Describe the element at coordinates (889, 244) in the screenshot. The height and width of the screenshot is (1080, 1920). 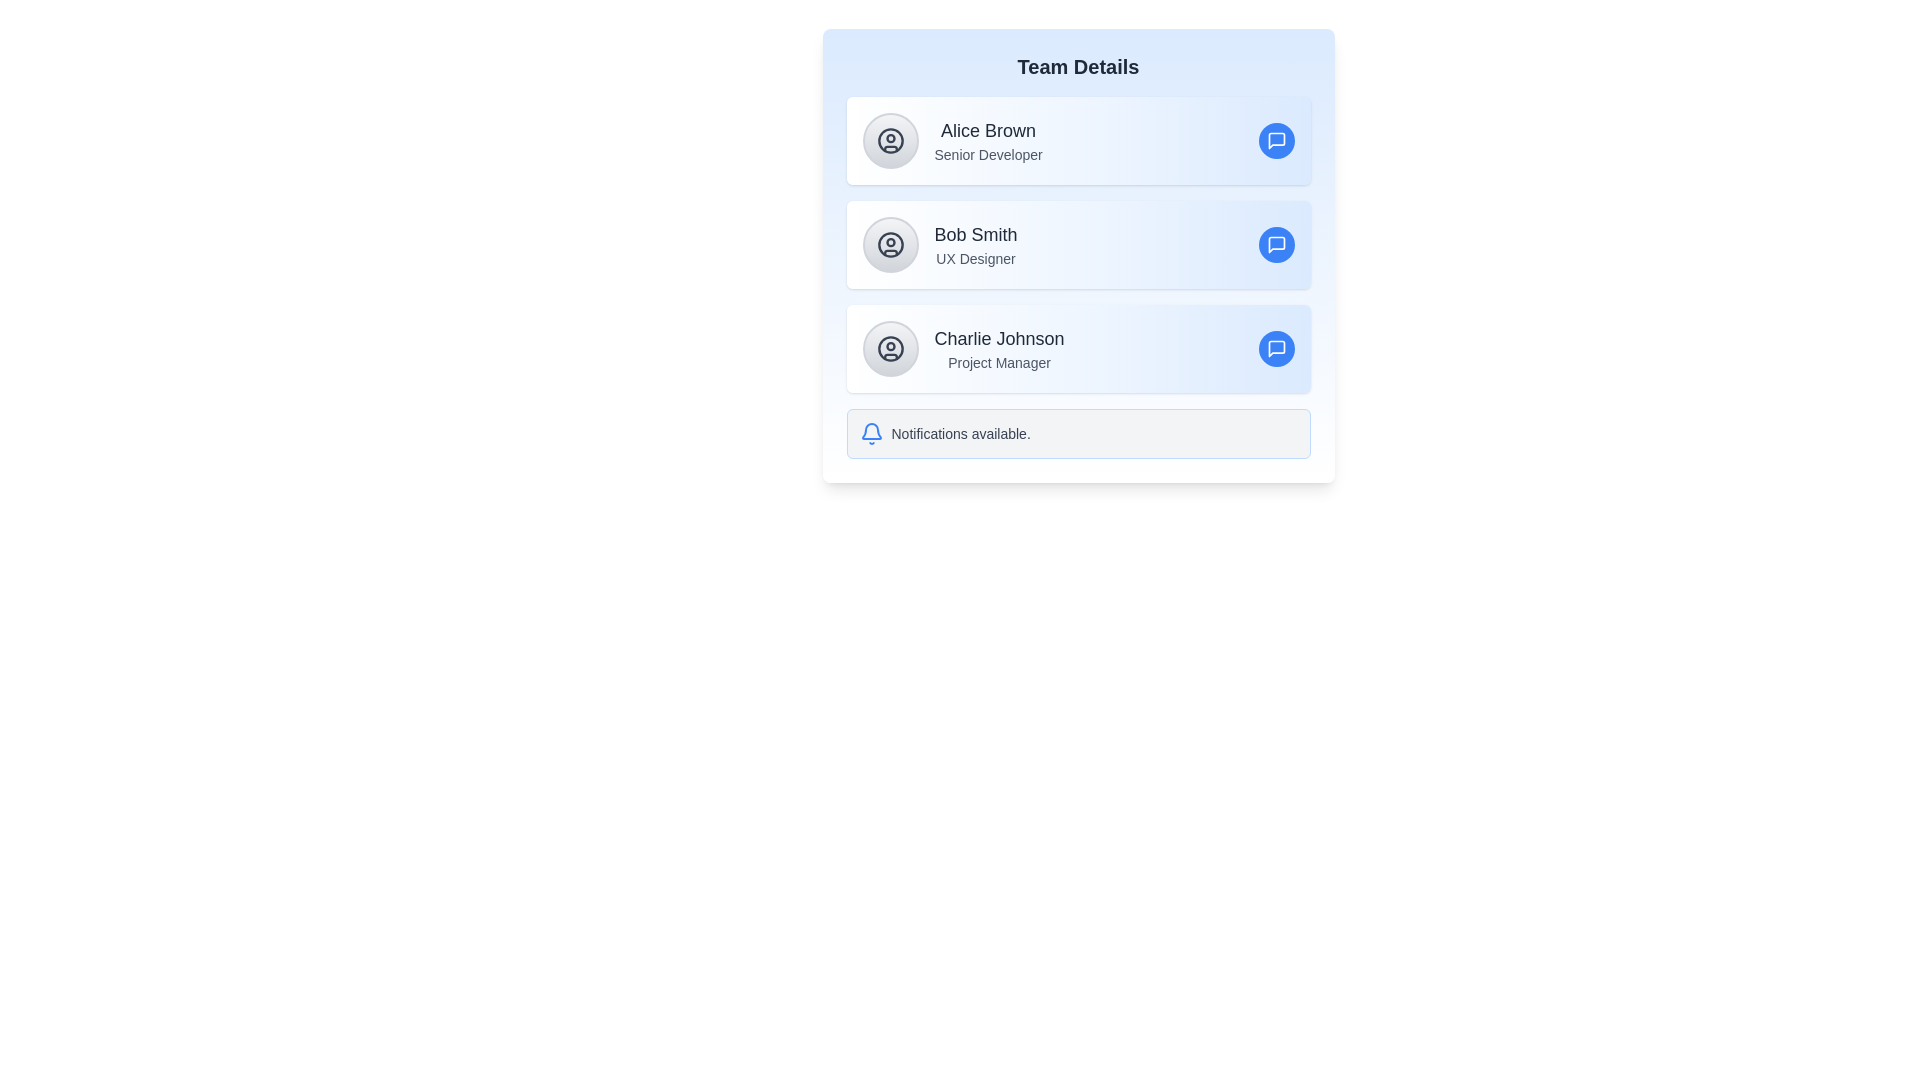
I see `the user profile icon for 'Bob Smith'` at that location.